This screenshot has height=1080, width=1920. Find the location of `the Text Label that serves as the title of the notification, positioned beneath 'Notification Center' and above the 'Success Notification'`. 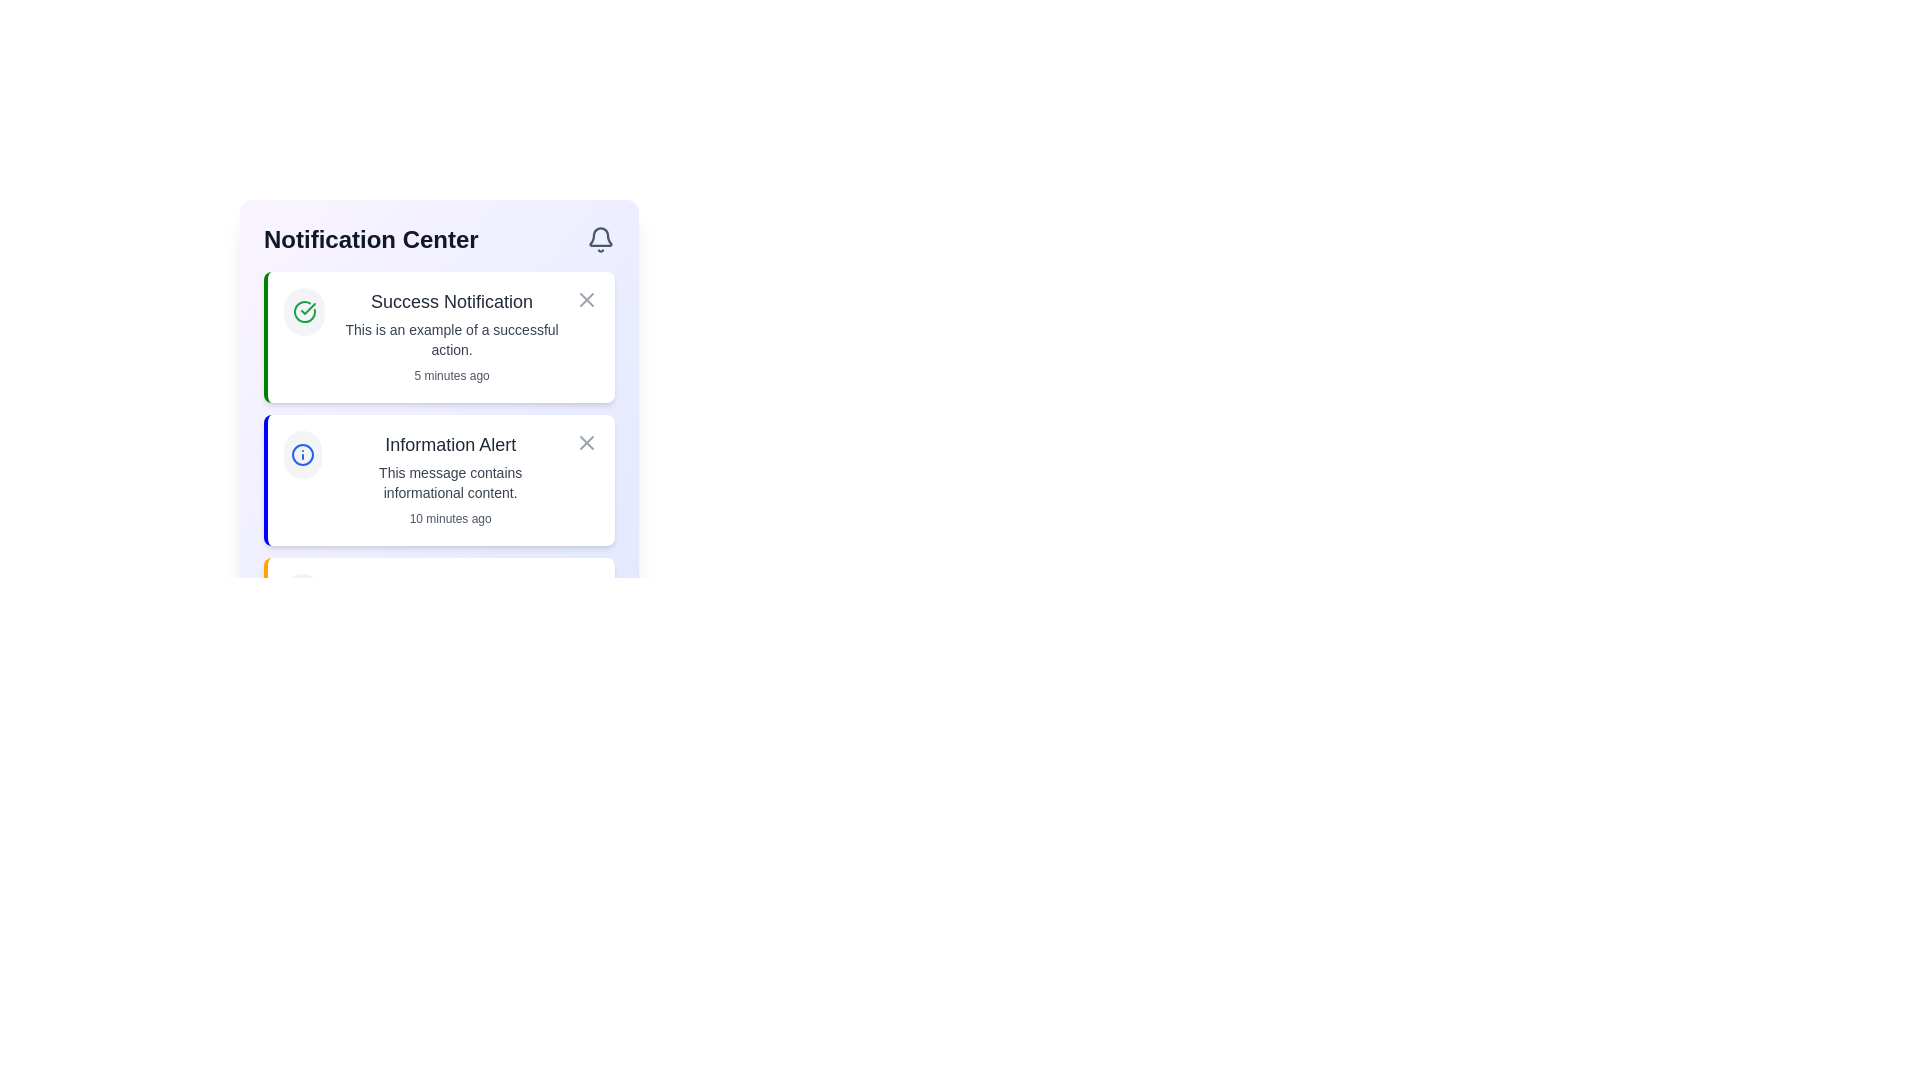

the Text Label that serves as the title of the notification, positioned beneath 'Notification Center' and above the 'Success Notification' is located at coordinates (449, 443).